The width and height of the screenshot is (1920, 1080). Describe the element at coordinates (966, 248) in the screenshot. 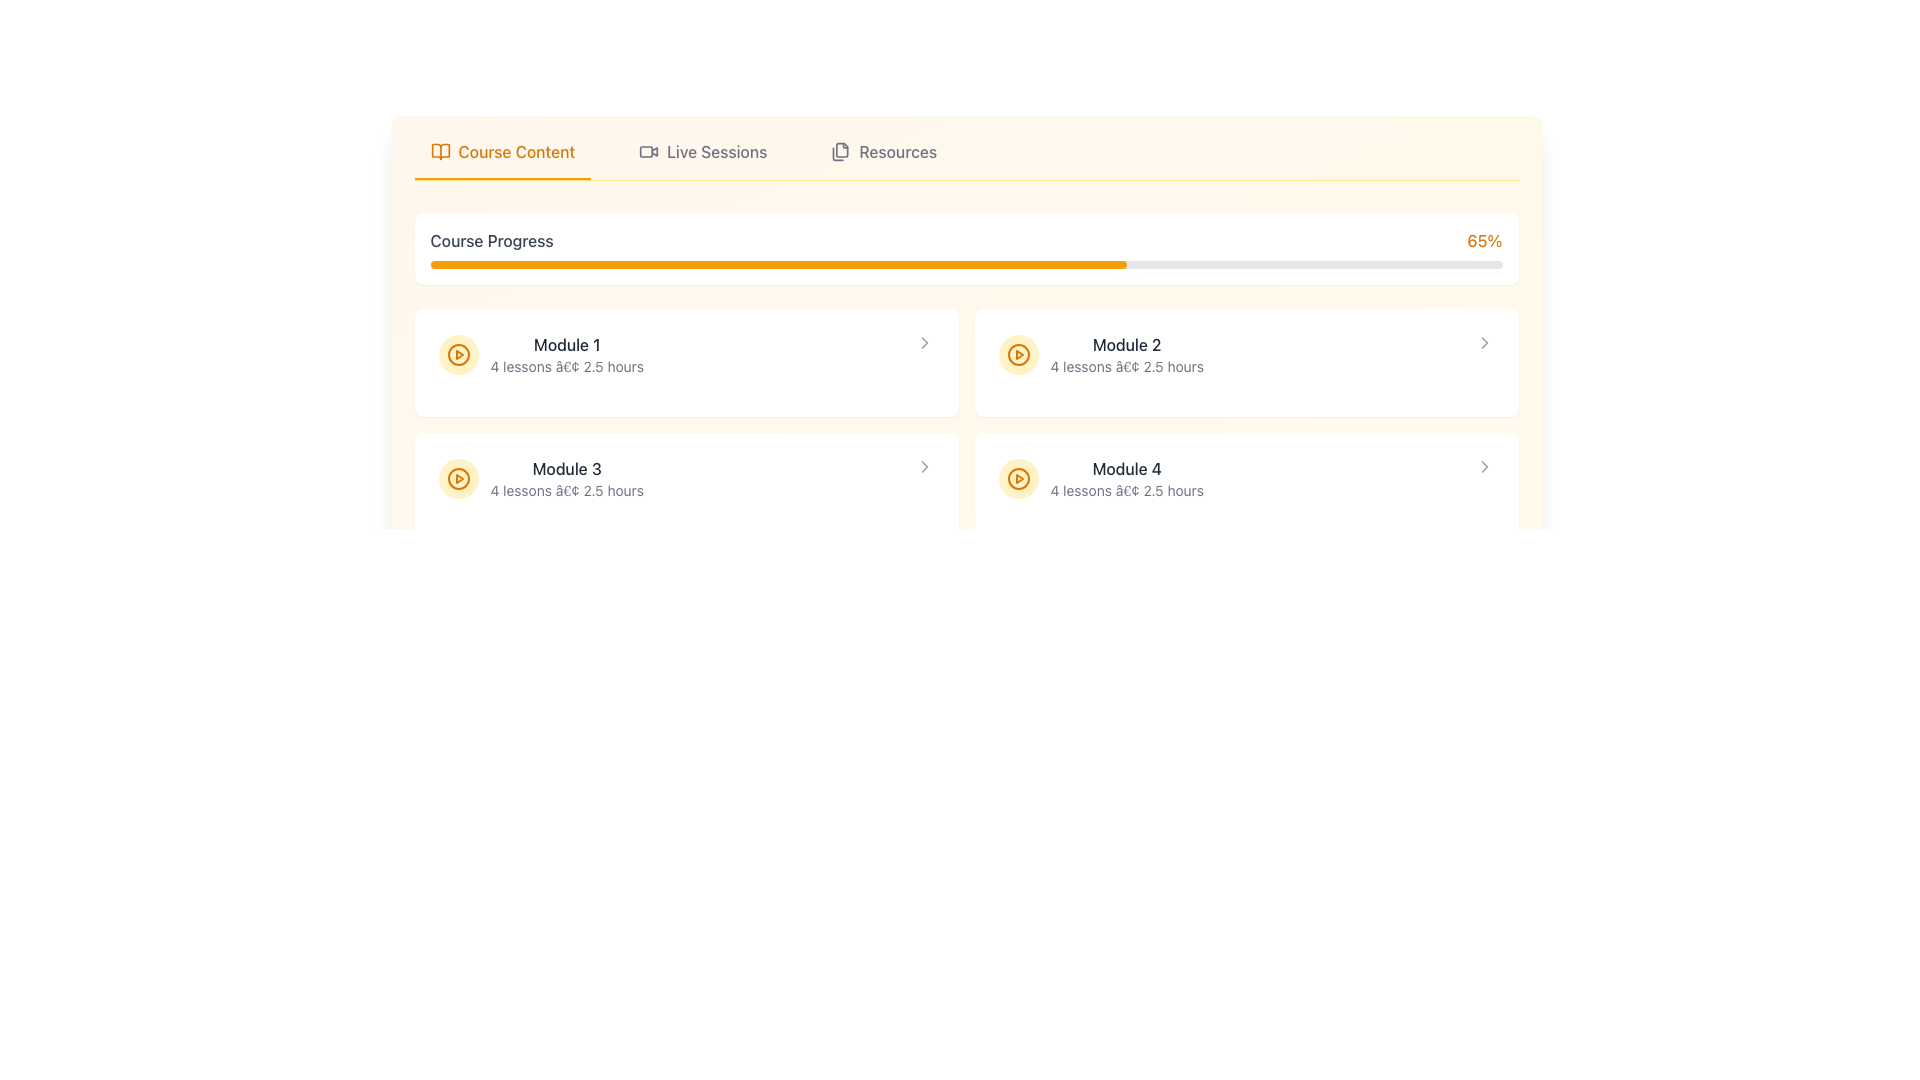

I see `the progress value displayed on the progress bar located at the top of the content section, directly beneath the main navigation tabs` at that location.